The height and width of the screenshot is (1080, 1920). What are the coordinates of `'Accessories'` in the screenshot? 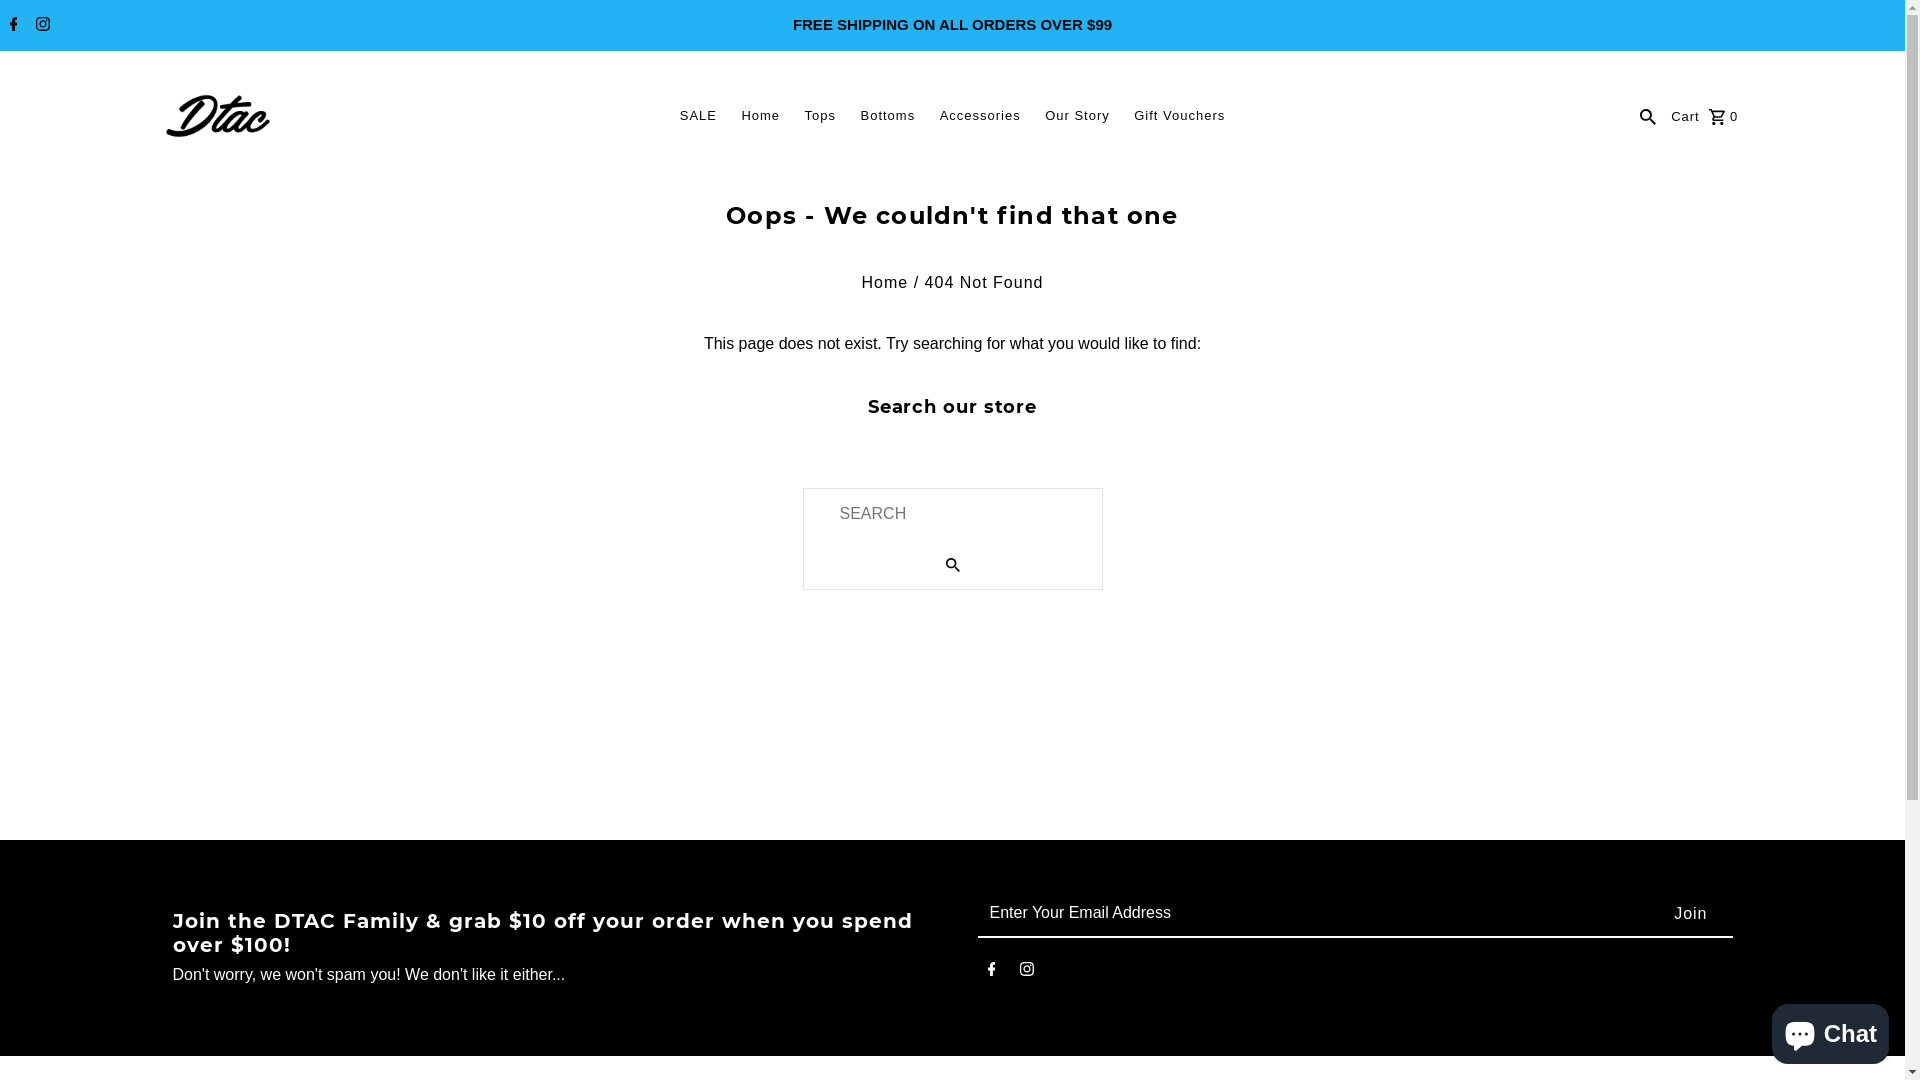 It's located at (980, 115).